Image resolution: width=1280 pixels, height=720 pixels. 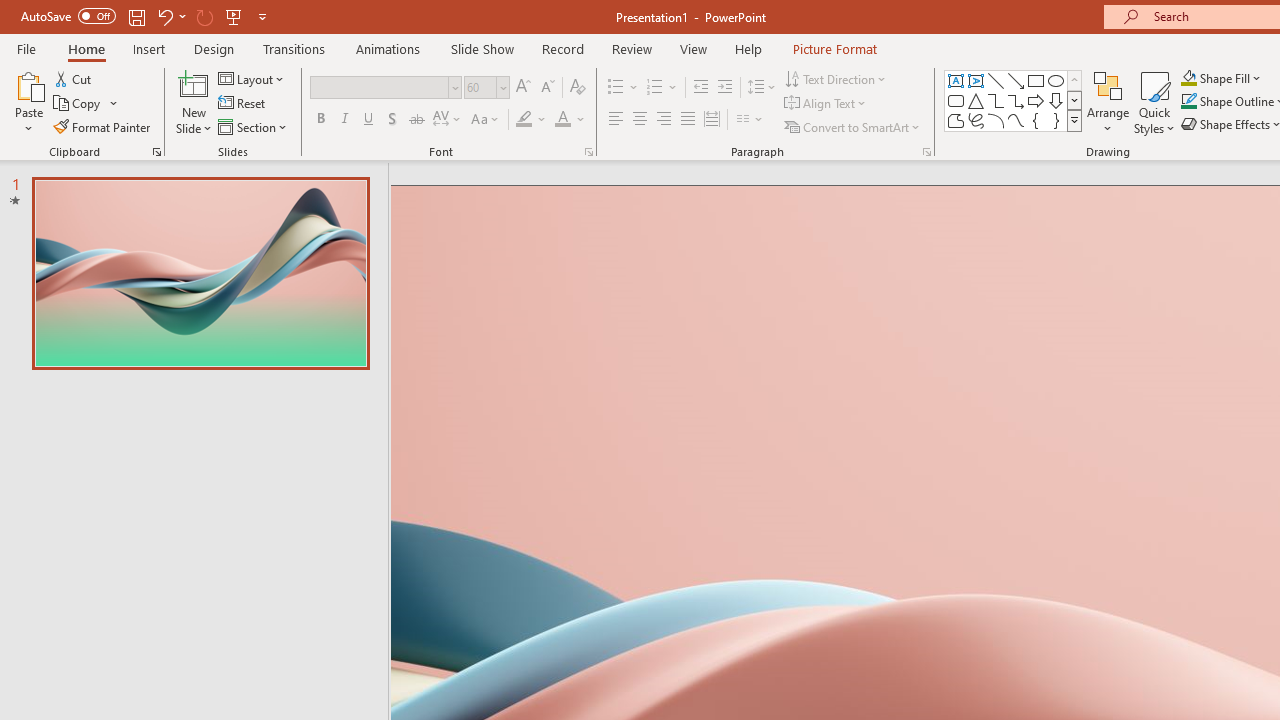 I want to click on 'Picture Format', so click(x=835, y=48).